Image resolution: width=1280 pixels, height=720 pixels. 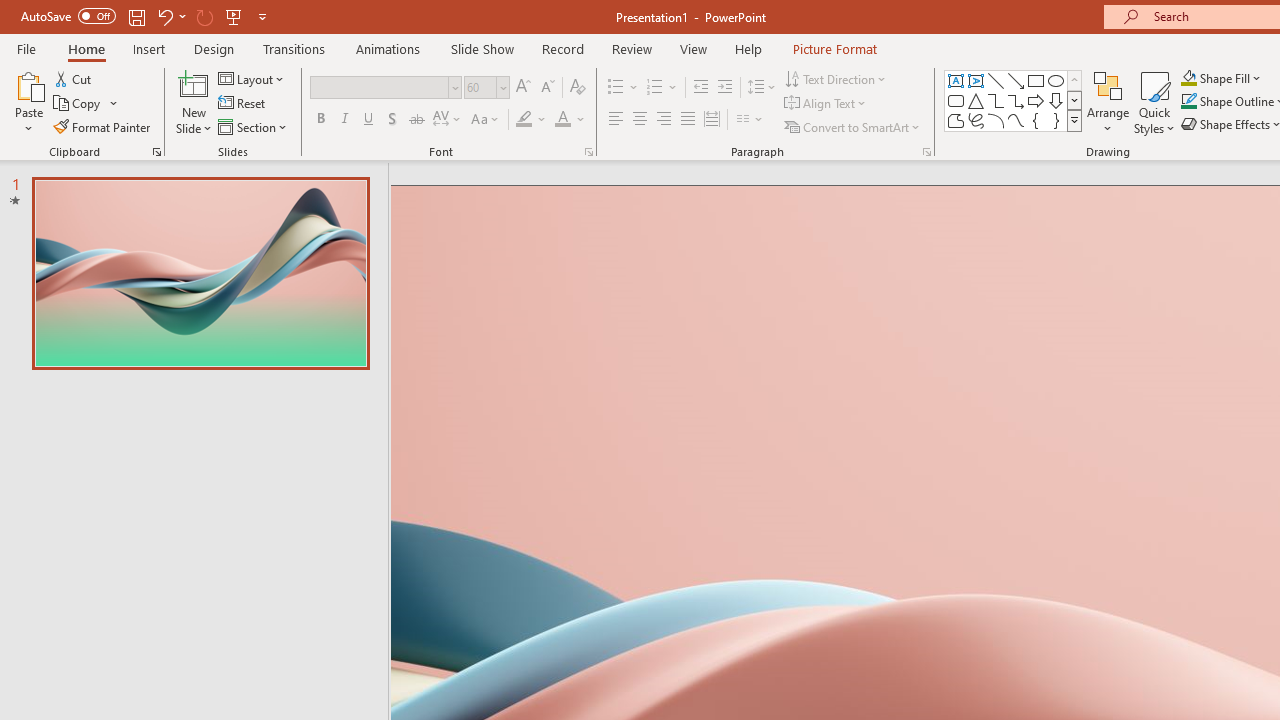 I want to click on 'Picture Format', so click(x=835, y=48).